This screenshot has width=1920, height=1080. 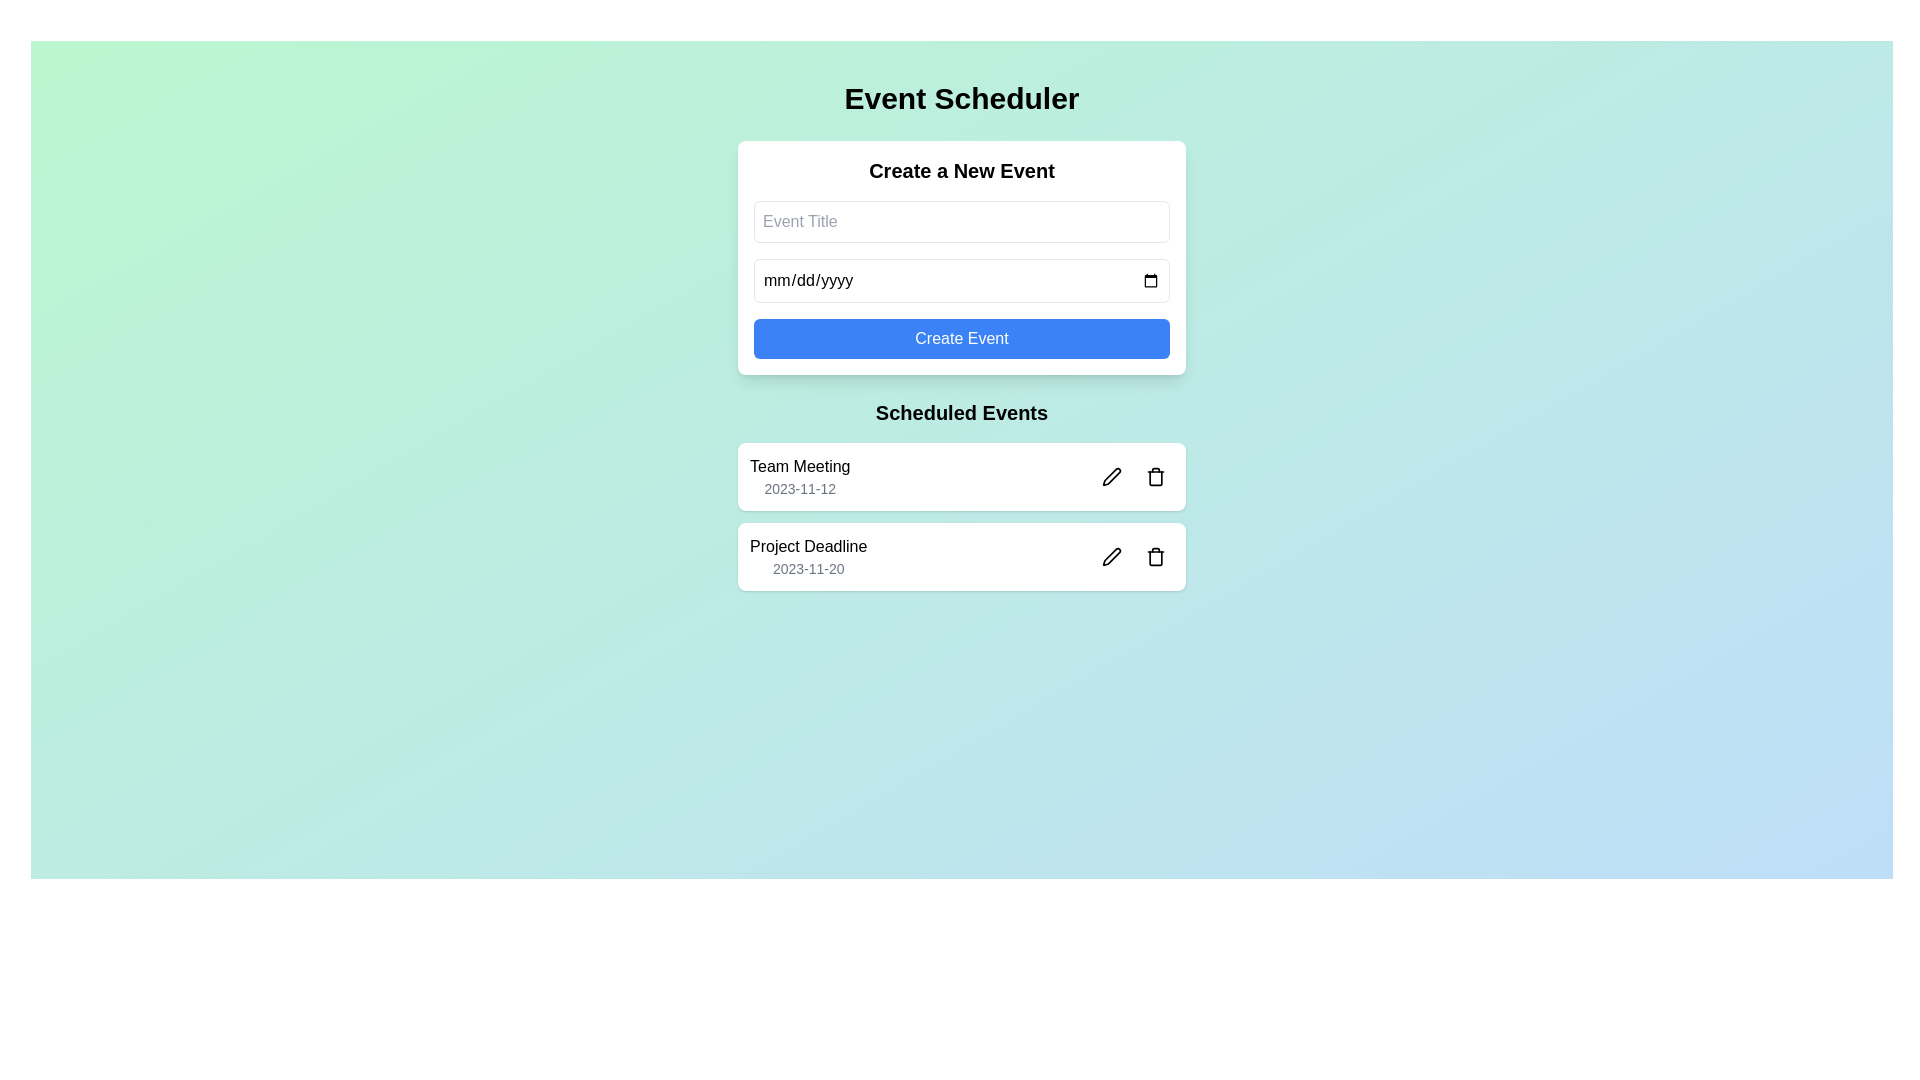 What do you see at coordinates (800, 477) in the screenshot?
I see `event information displayed in the Text display component for 'Team Meeting' and its date '2023-11-12', located in the 'Scheduled Events' section` at bounding box center [800, 477].